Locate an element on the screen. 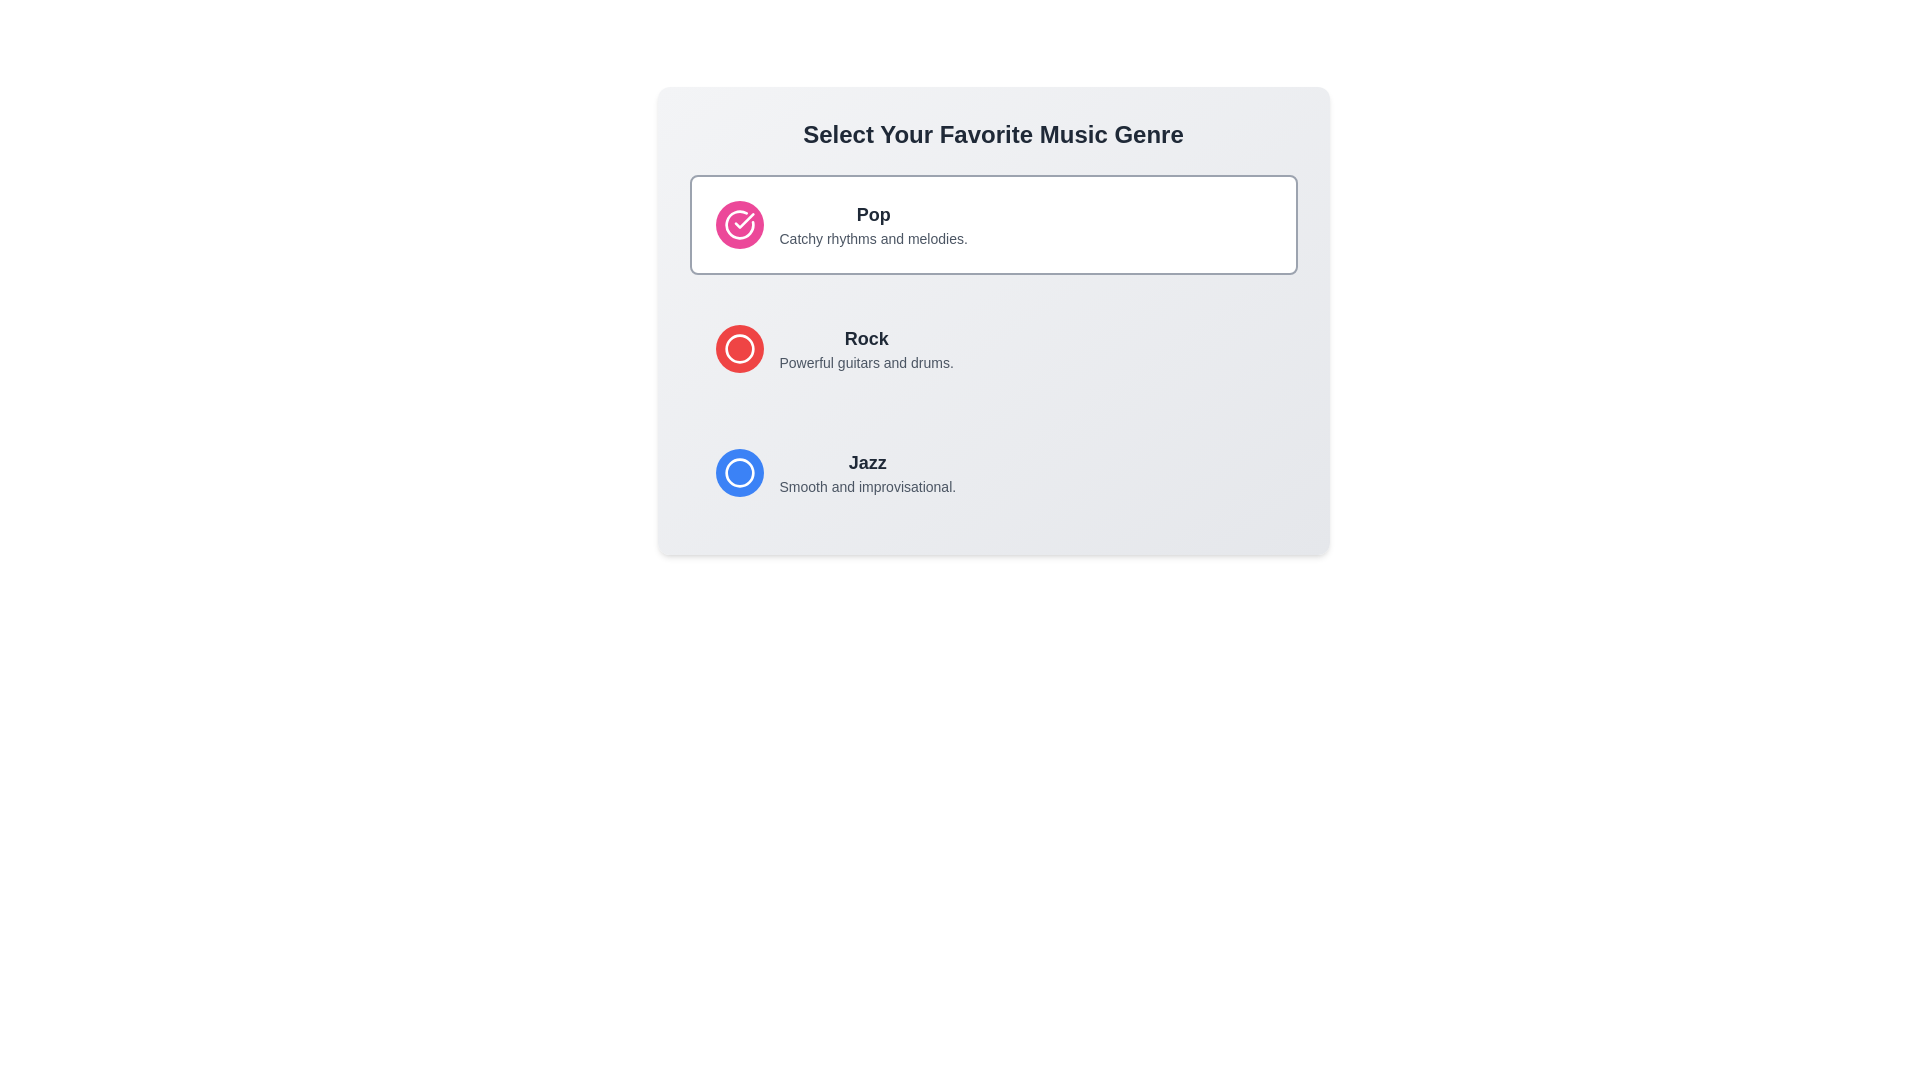 Image resolution: width=1920 pixels, height=1080 pixels. the 'Rock' music genre text element, which is the second item in the list below 'Select Your Favorite Music Genre' is located at coordinates (866, 347).